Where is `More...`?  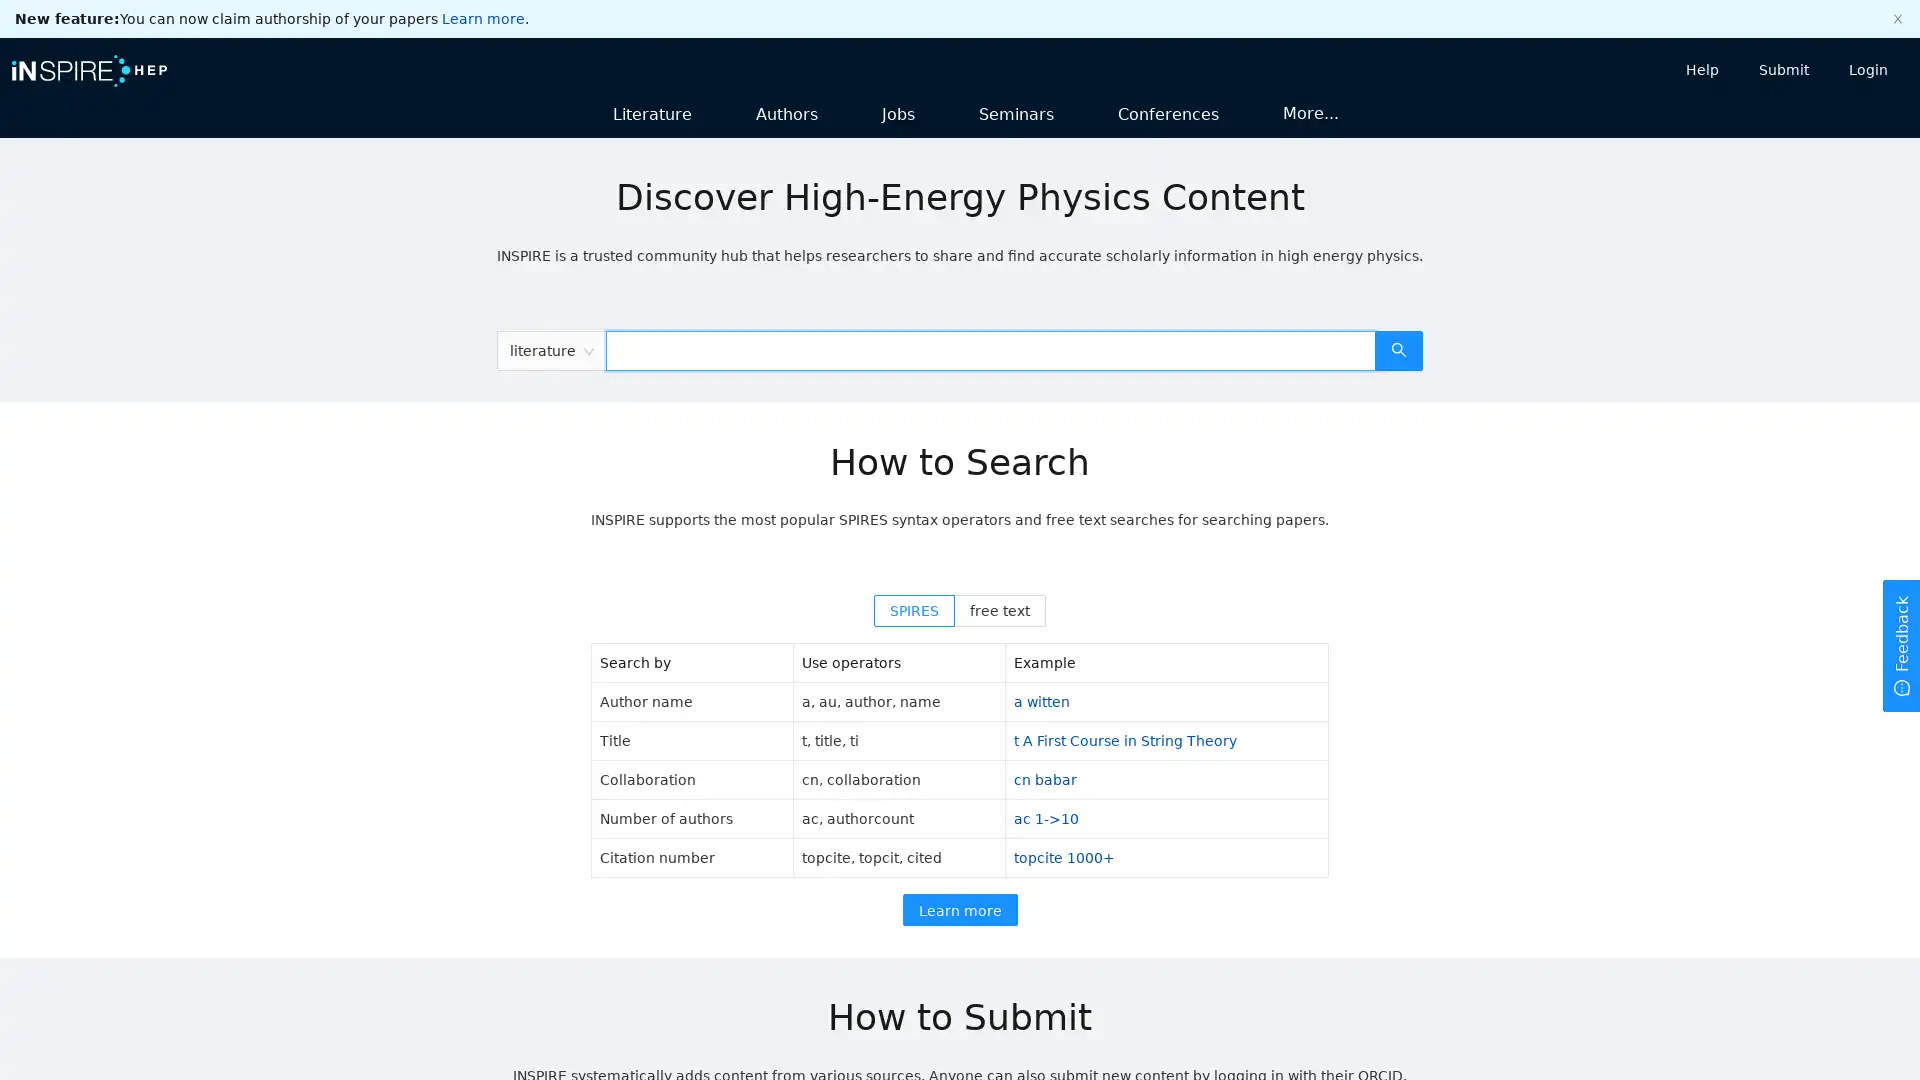 More... is located at coordinates (1310, 112).